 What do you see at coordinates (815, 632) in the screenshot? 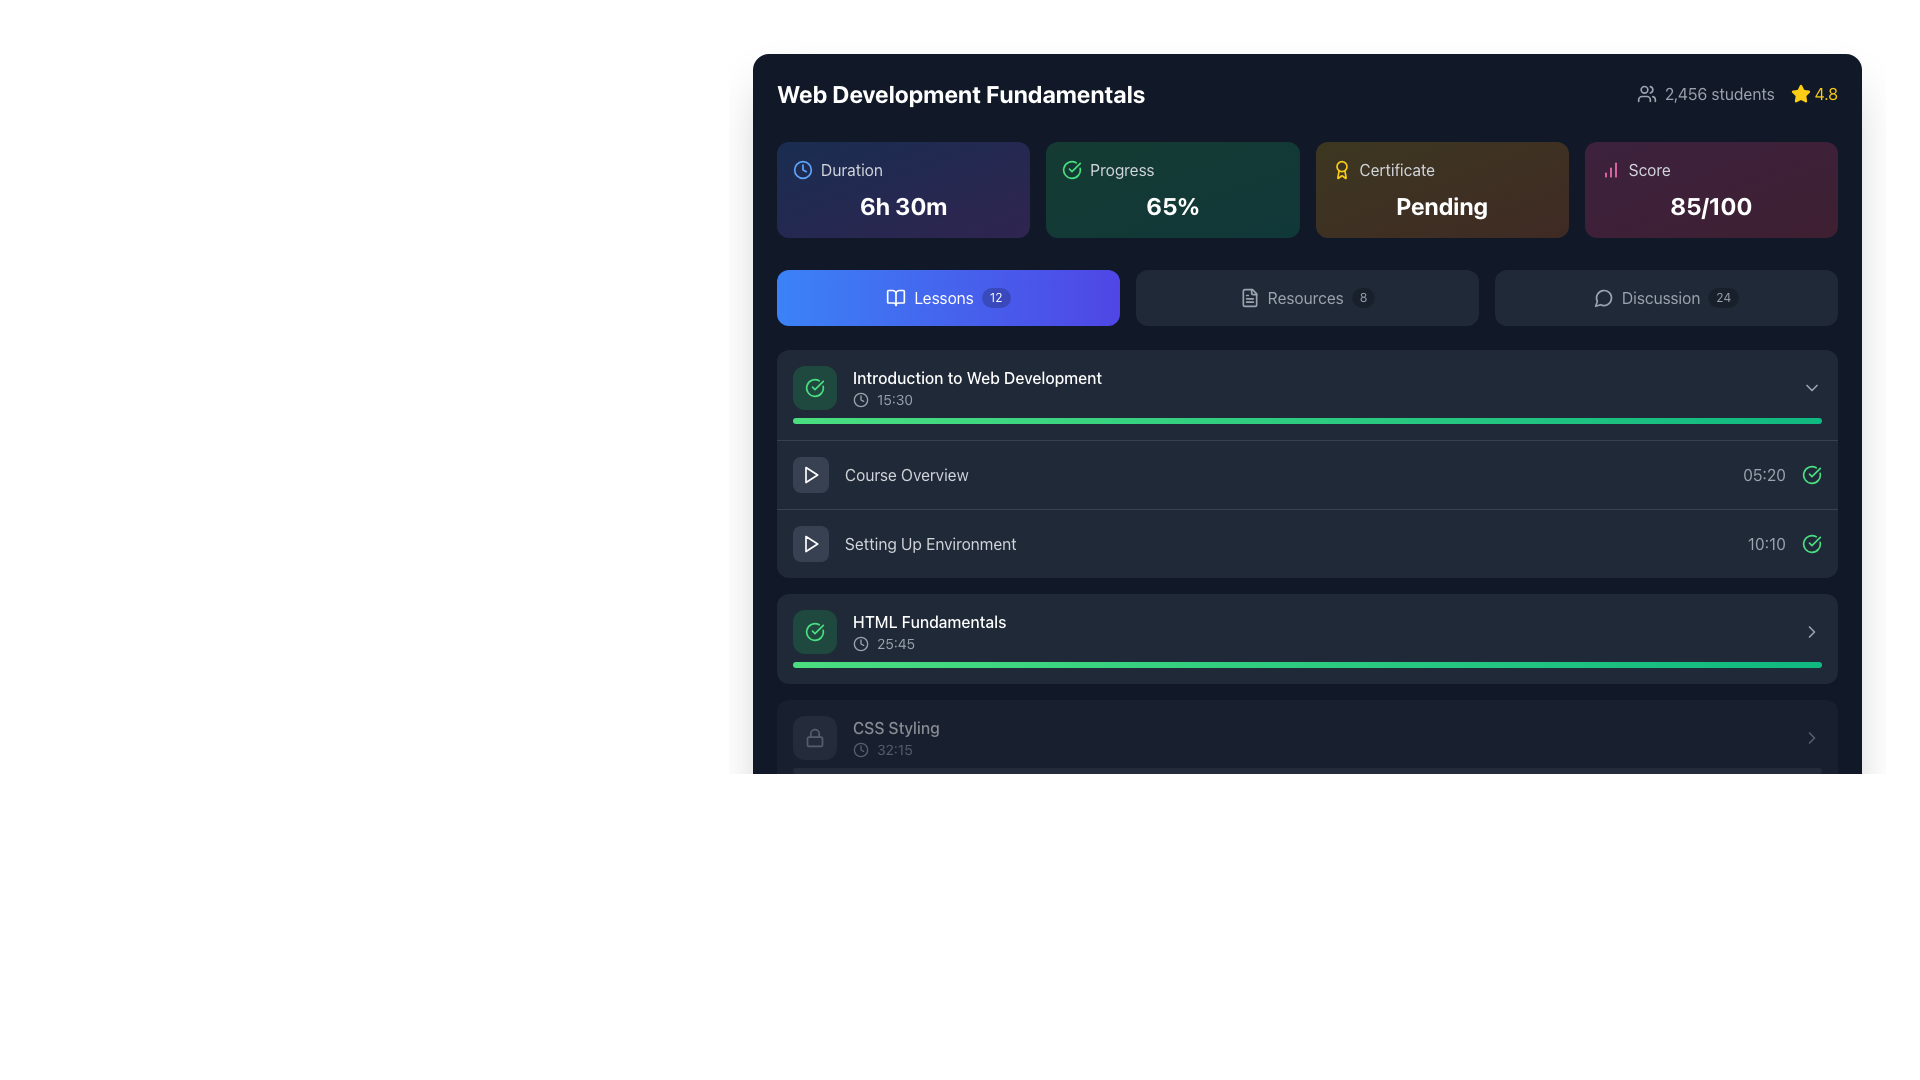
I see `the green circular icon containing a checkmark, which is located to the left of the text 'HTML Fundamentals' in a list item within a module section` at bounding box center [815, 632].